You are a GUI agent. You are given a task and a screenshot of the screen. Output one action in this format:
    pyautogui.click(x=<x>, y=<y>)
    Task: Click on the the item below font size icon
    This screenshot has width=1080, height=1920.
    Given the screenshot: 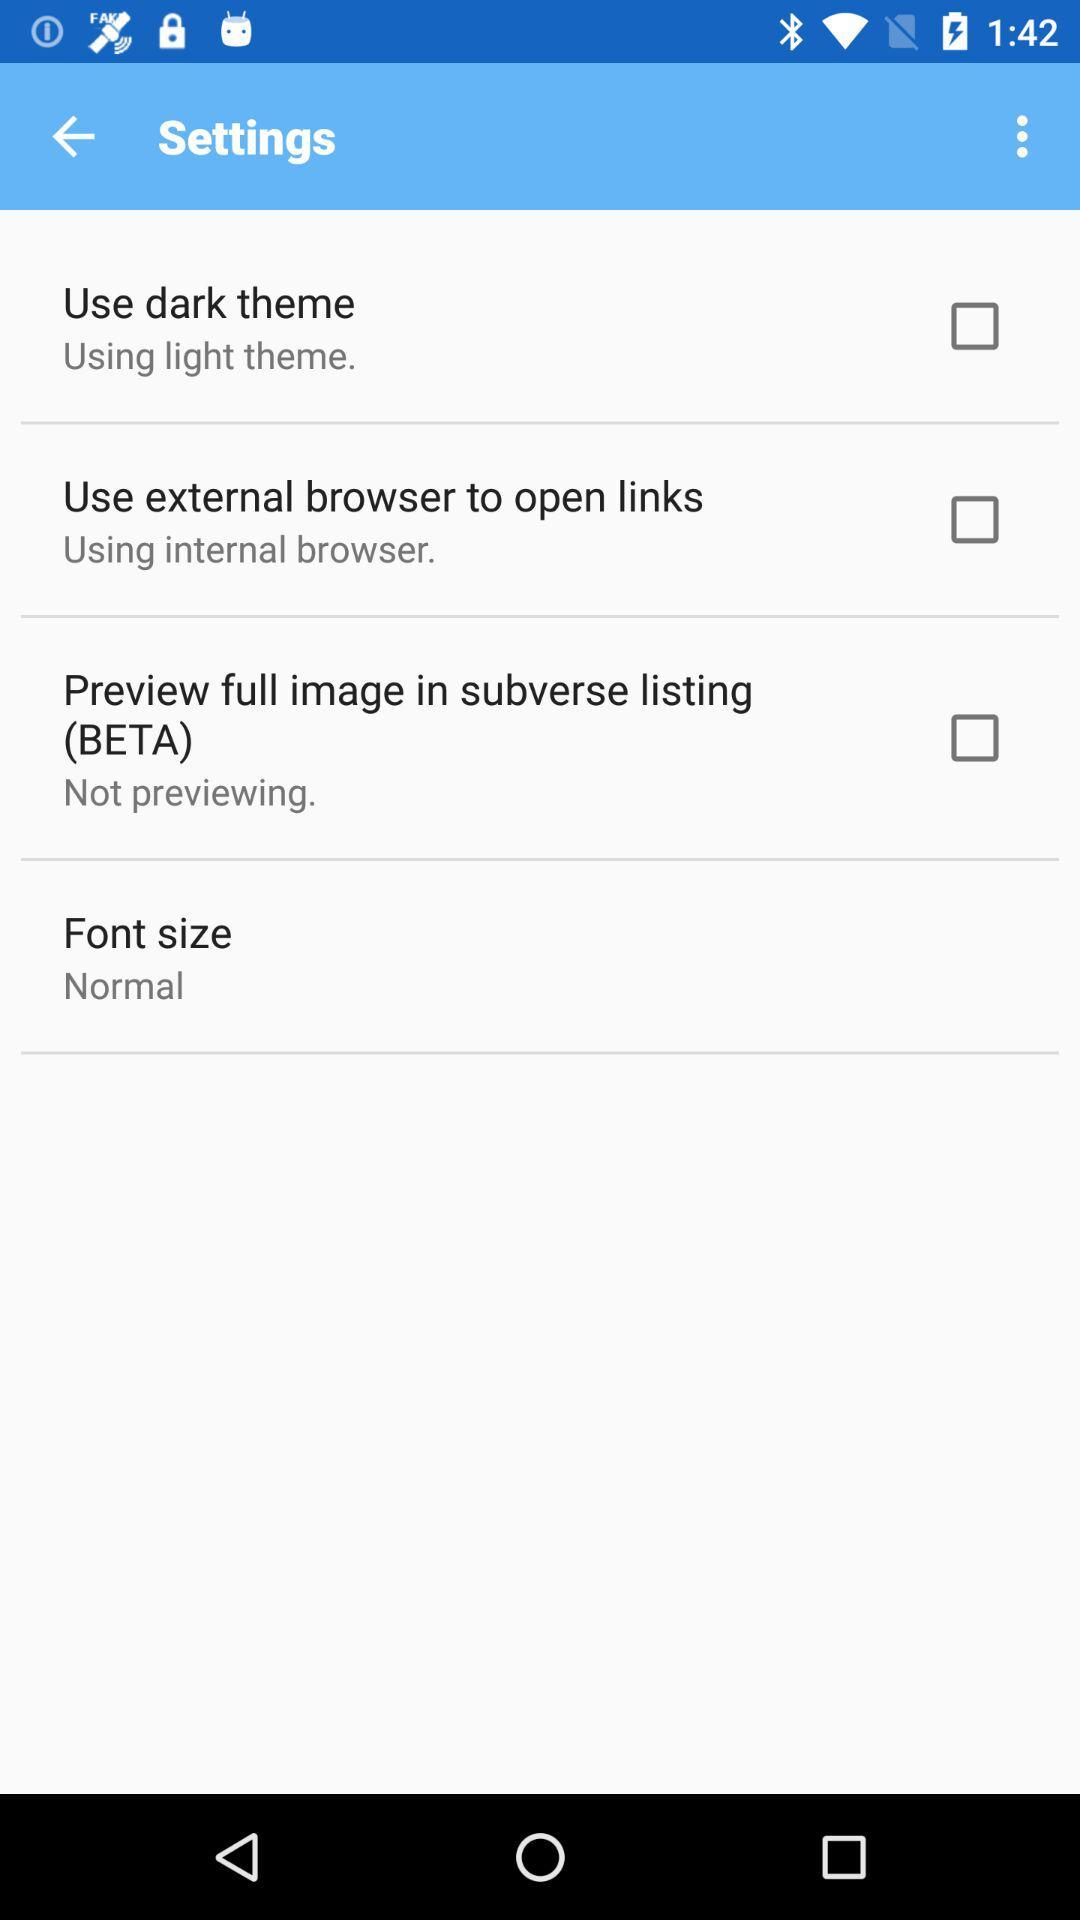 What is the action you would take?
    pyautogui.click(x=123, y=984)
    